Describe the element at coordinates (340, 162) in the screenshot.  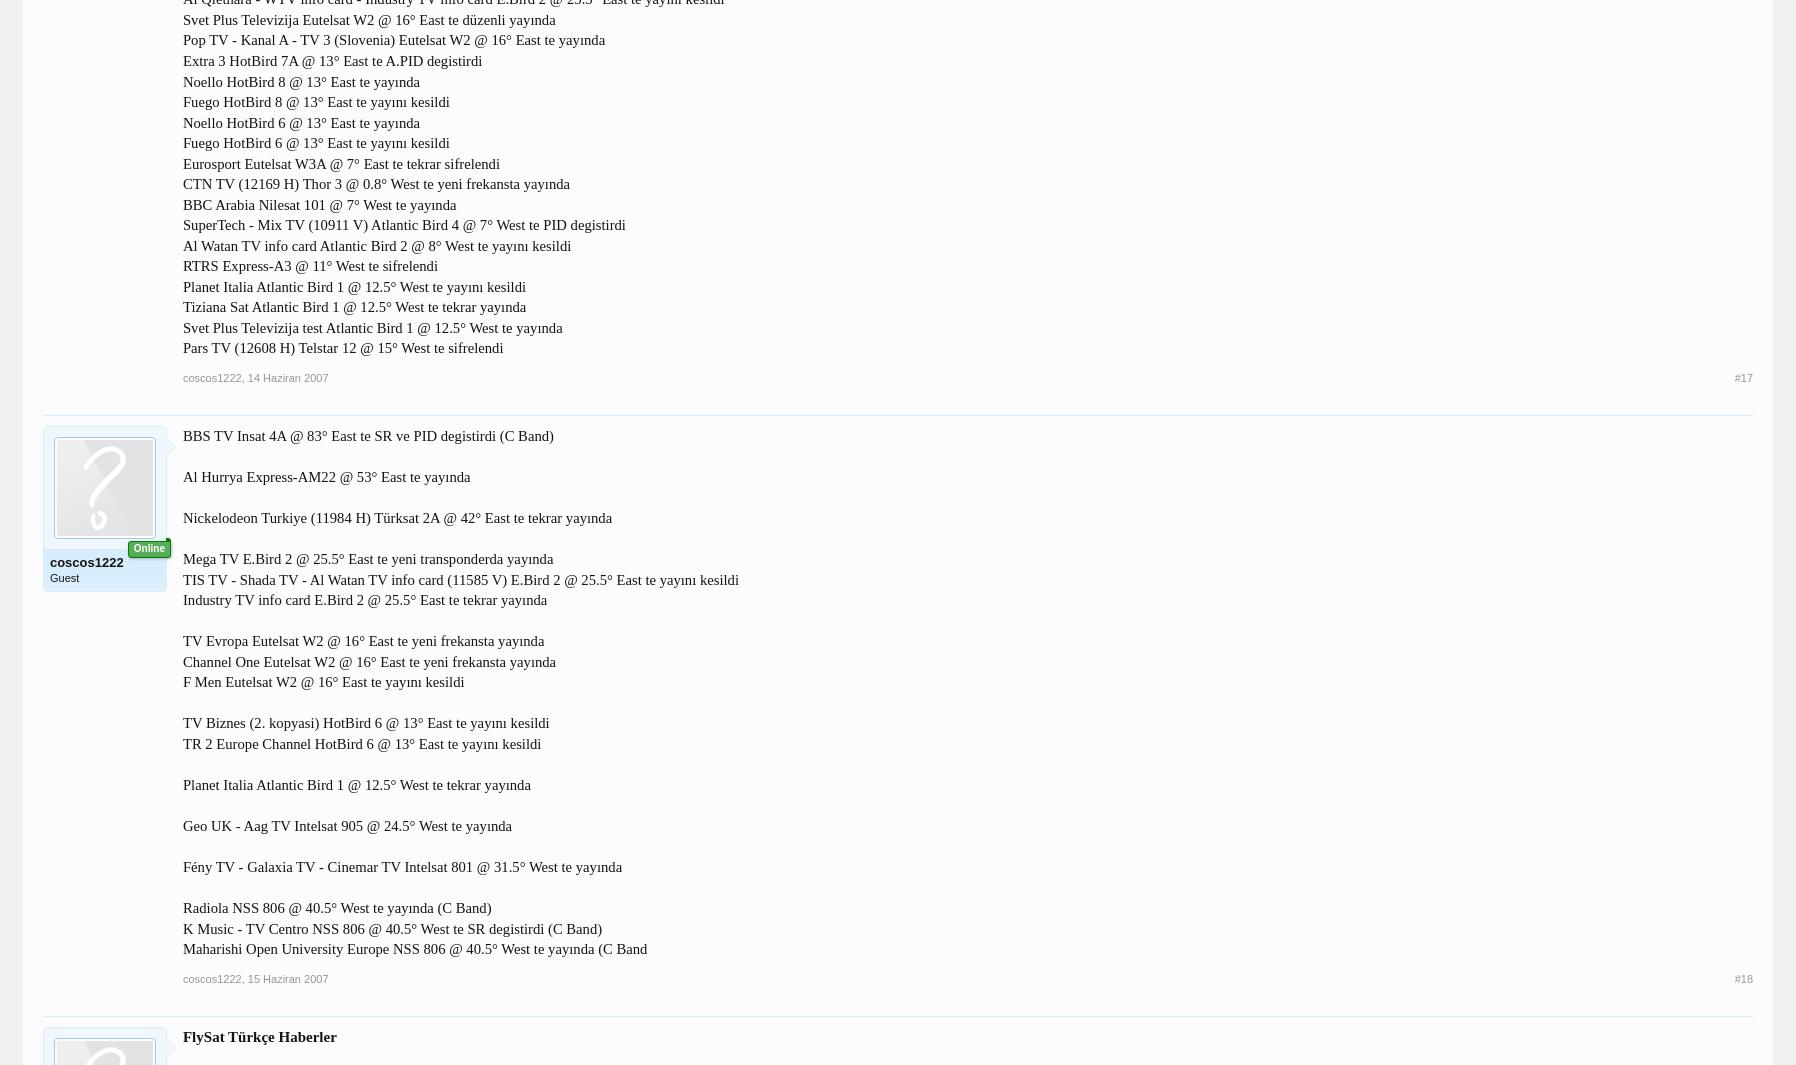
I see `'Eurosport Eutelsat W3A @ 7° East te tekrar sifrelendi'` at that location.